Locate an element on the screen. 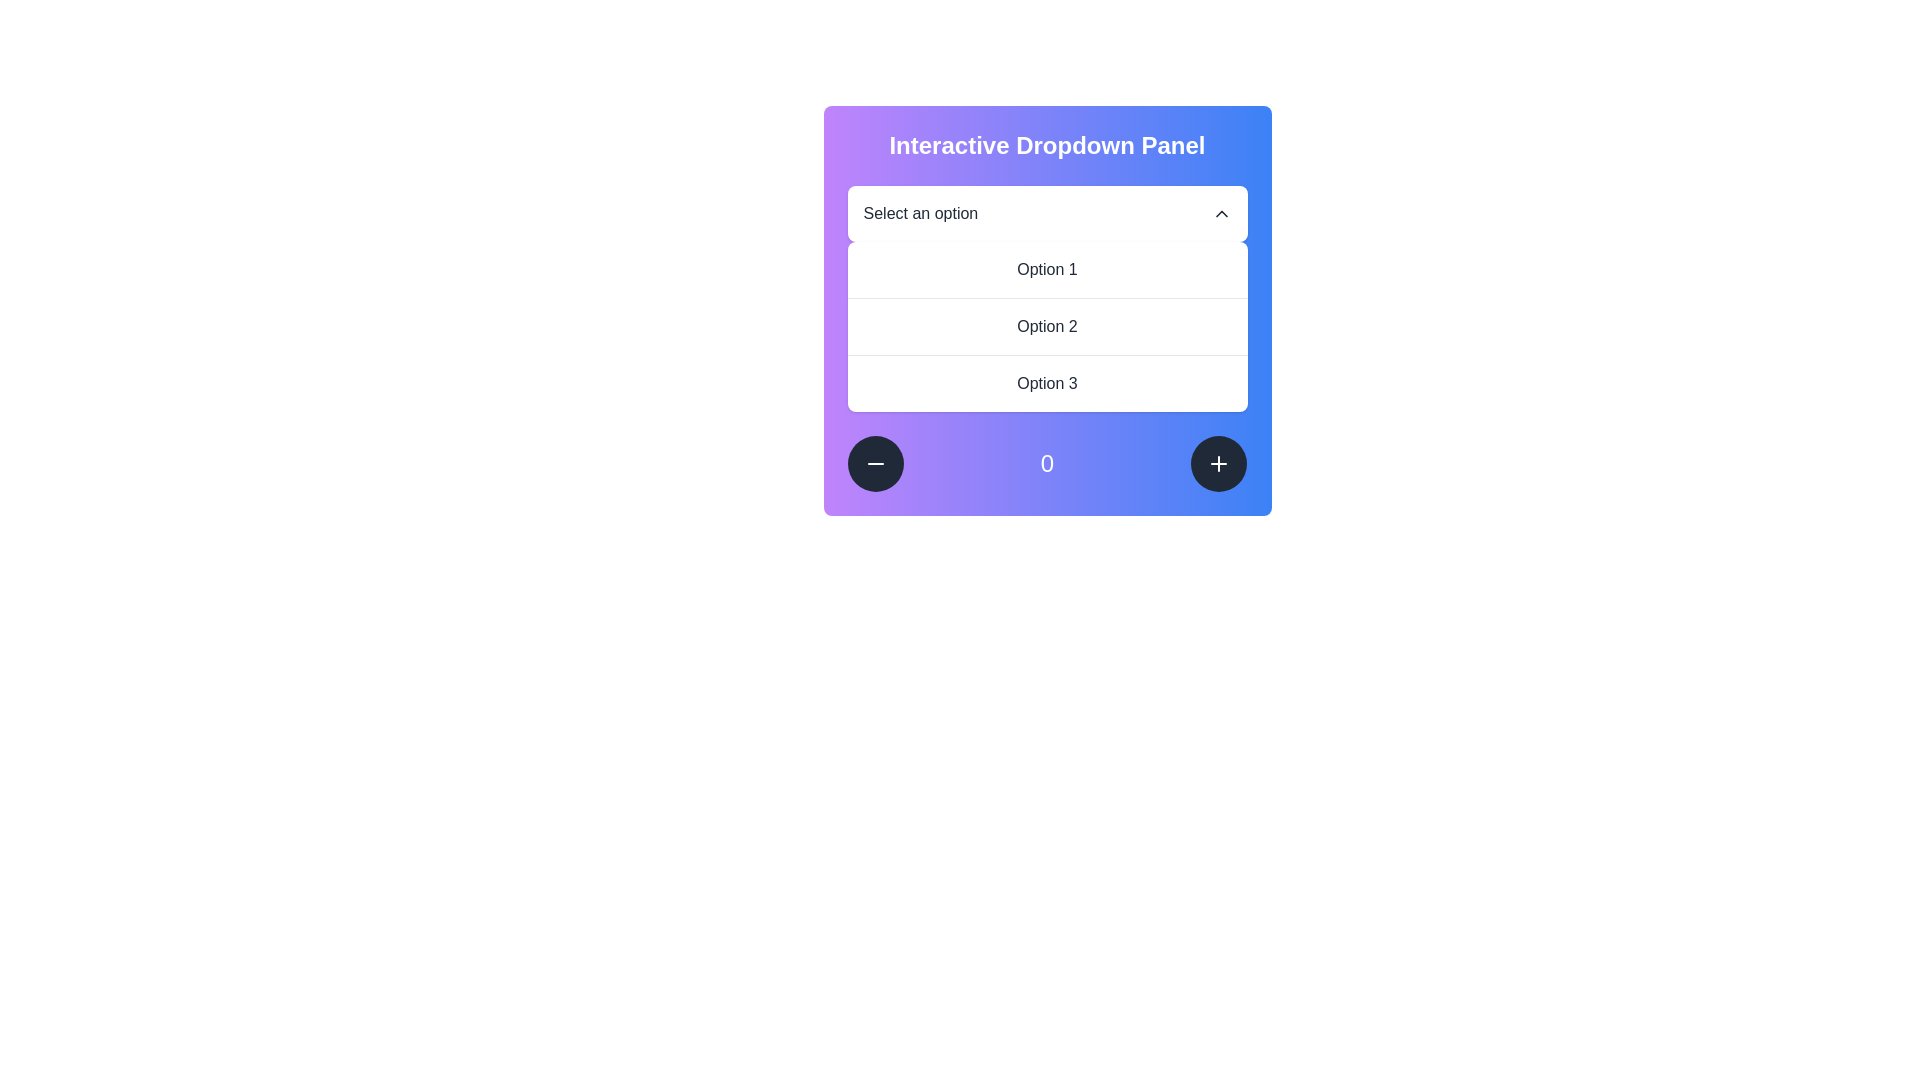 This screenshot has width=1920, height=1080. the circular button with a dark gray background and a white plus '+' icon is located at coordinates (1218, 463).